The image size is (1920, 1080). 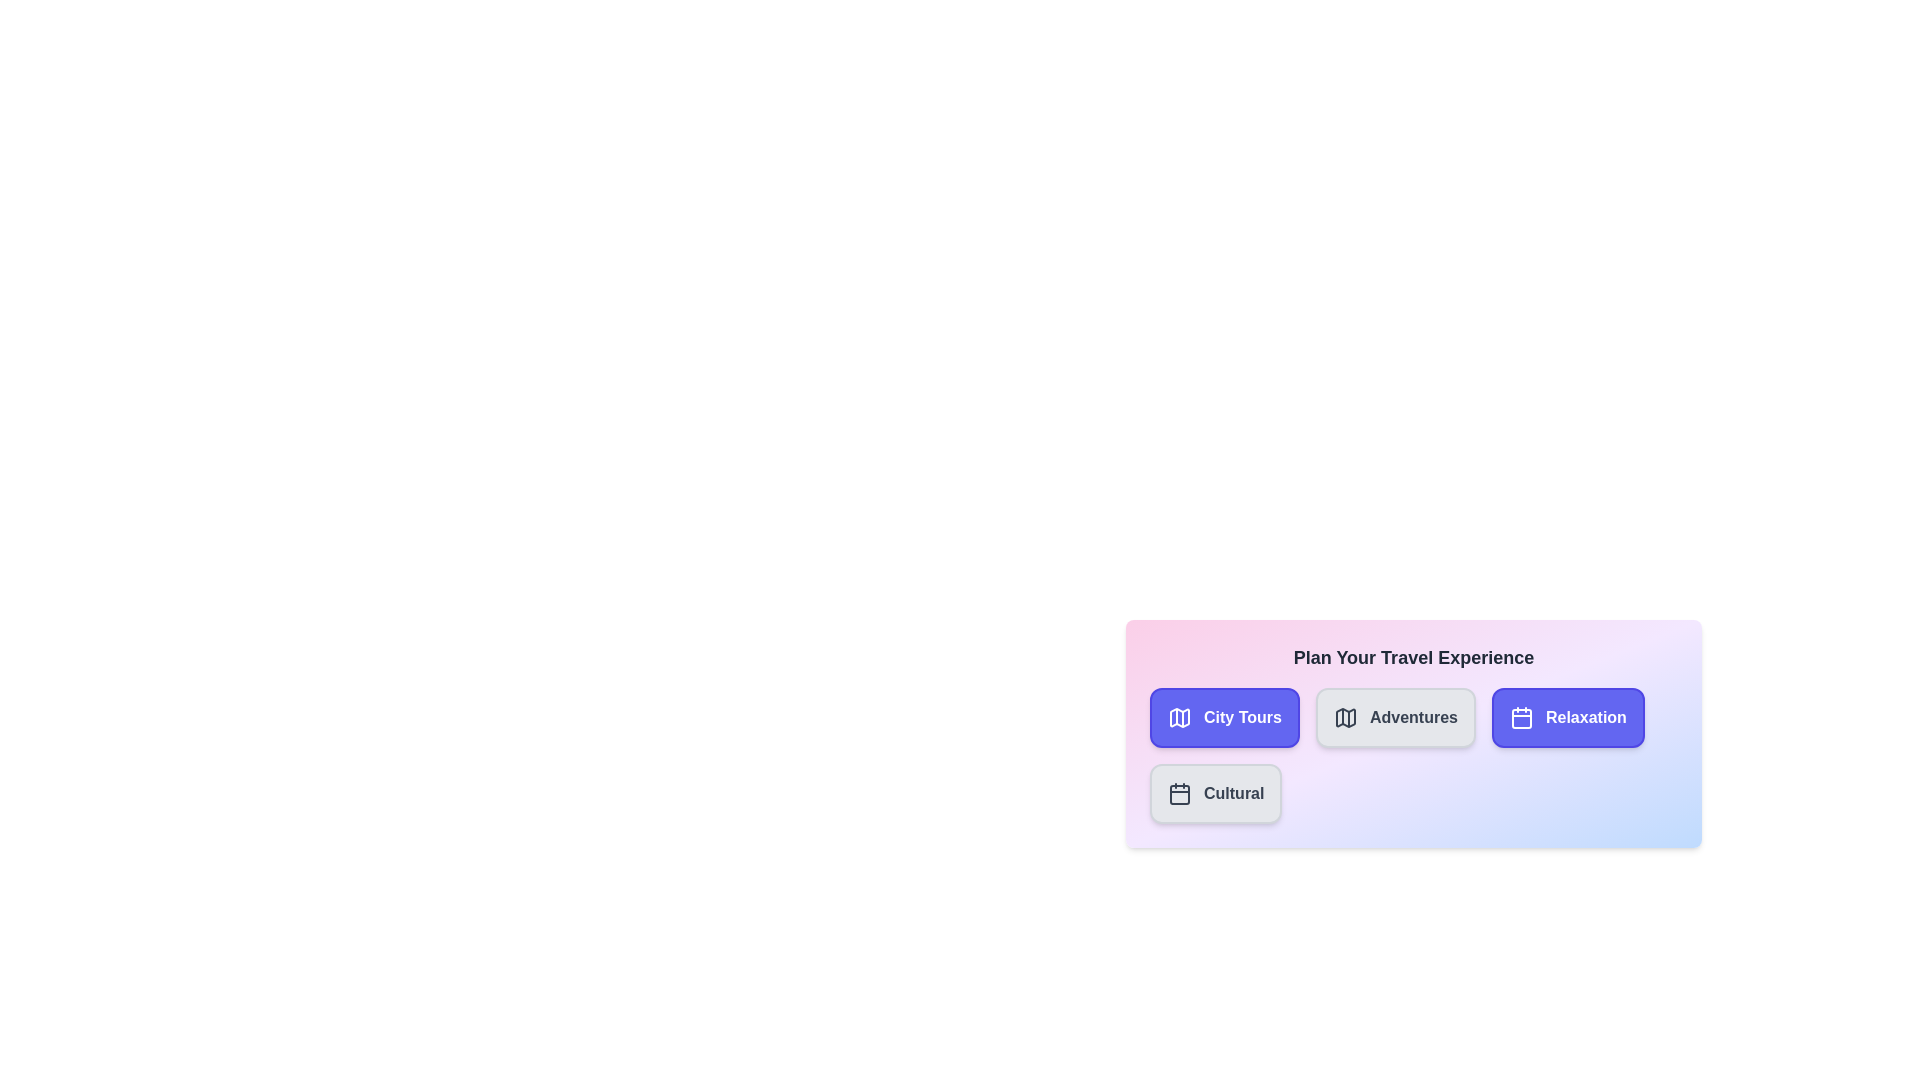 What do you see at coordinates (1567, 716) in the screenshot?
I see `the category Relaxation` at bounding box center [1567, 716].